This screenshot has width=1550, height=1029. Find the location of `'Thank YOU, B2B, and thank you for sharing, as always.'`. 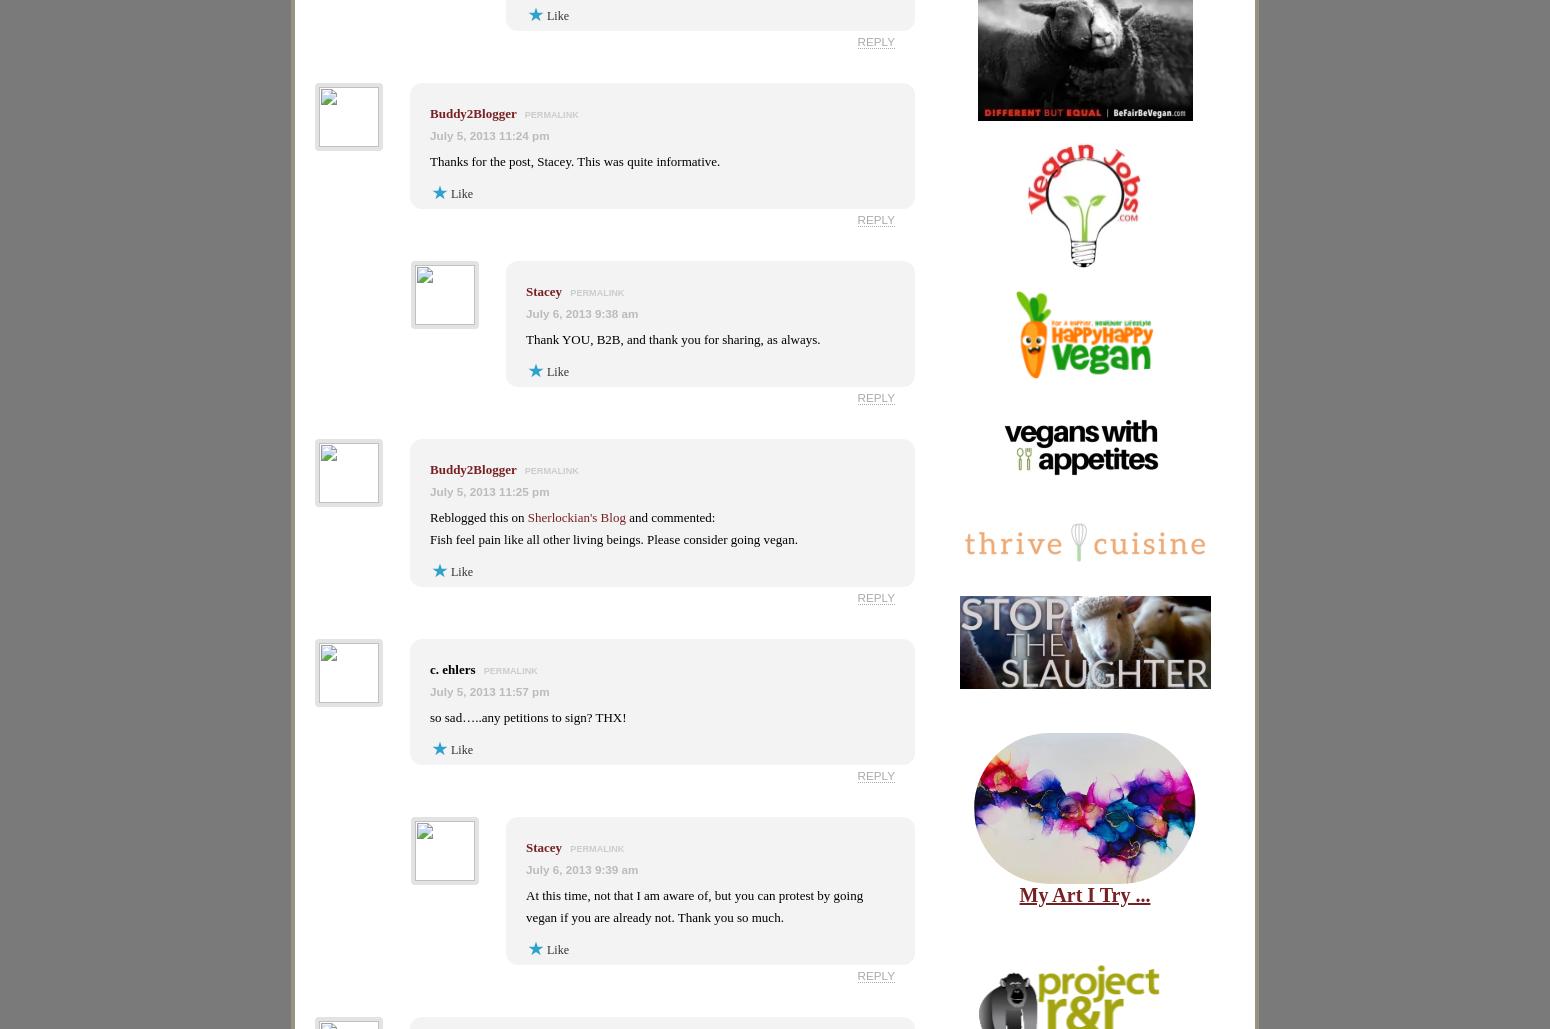

'Thank YOU, B2B, and thank you for sharing, as always.' is located at coordinates (525, 339).